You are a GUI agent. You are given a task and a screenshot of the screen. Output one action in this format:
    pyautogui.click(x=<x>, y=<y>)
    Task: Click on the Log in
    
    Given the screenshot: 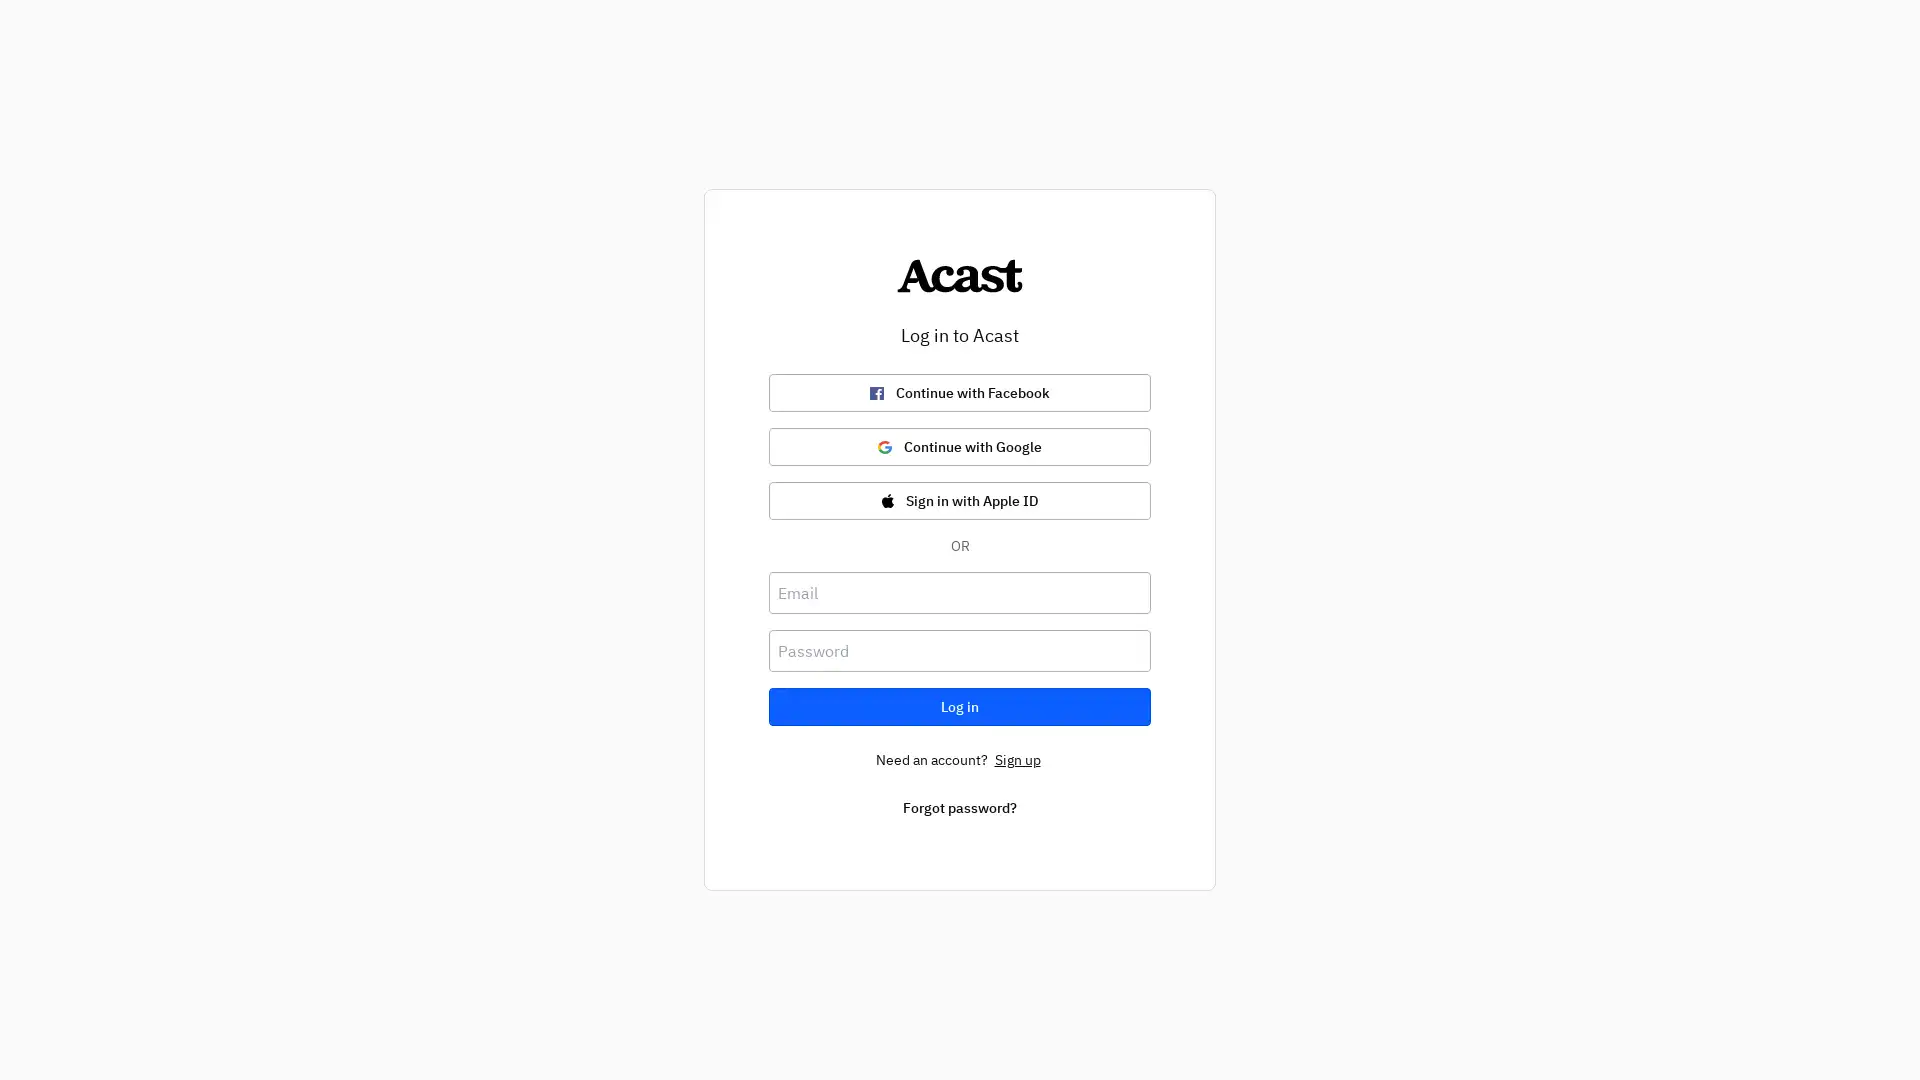 What is the action you would take?
    pyautogui.click(x=960, y=705)
    